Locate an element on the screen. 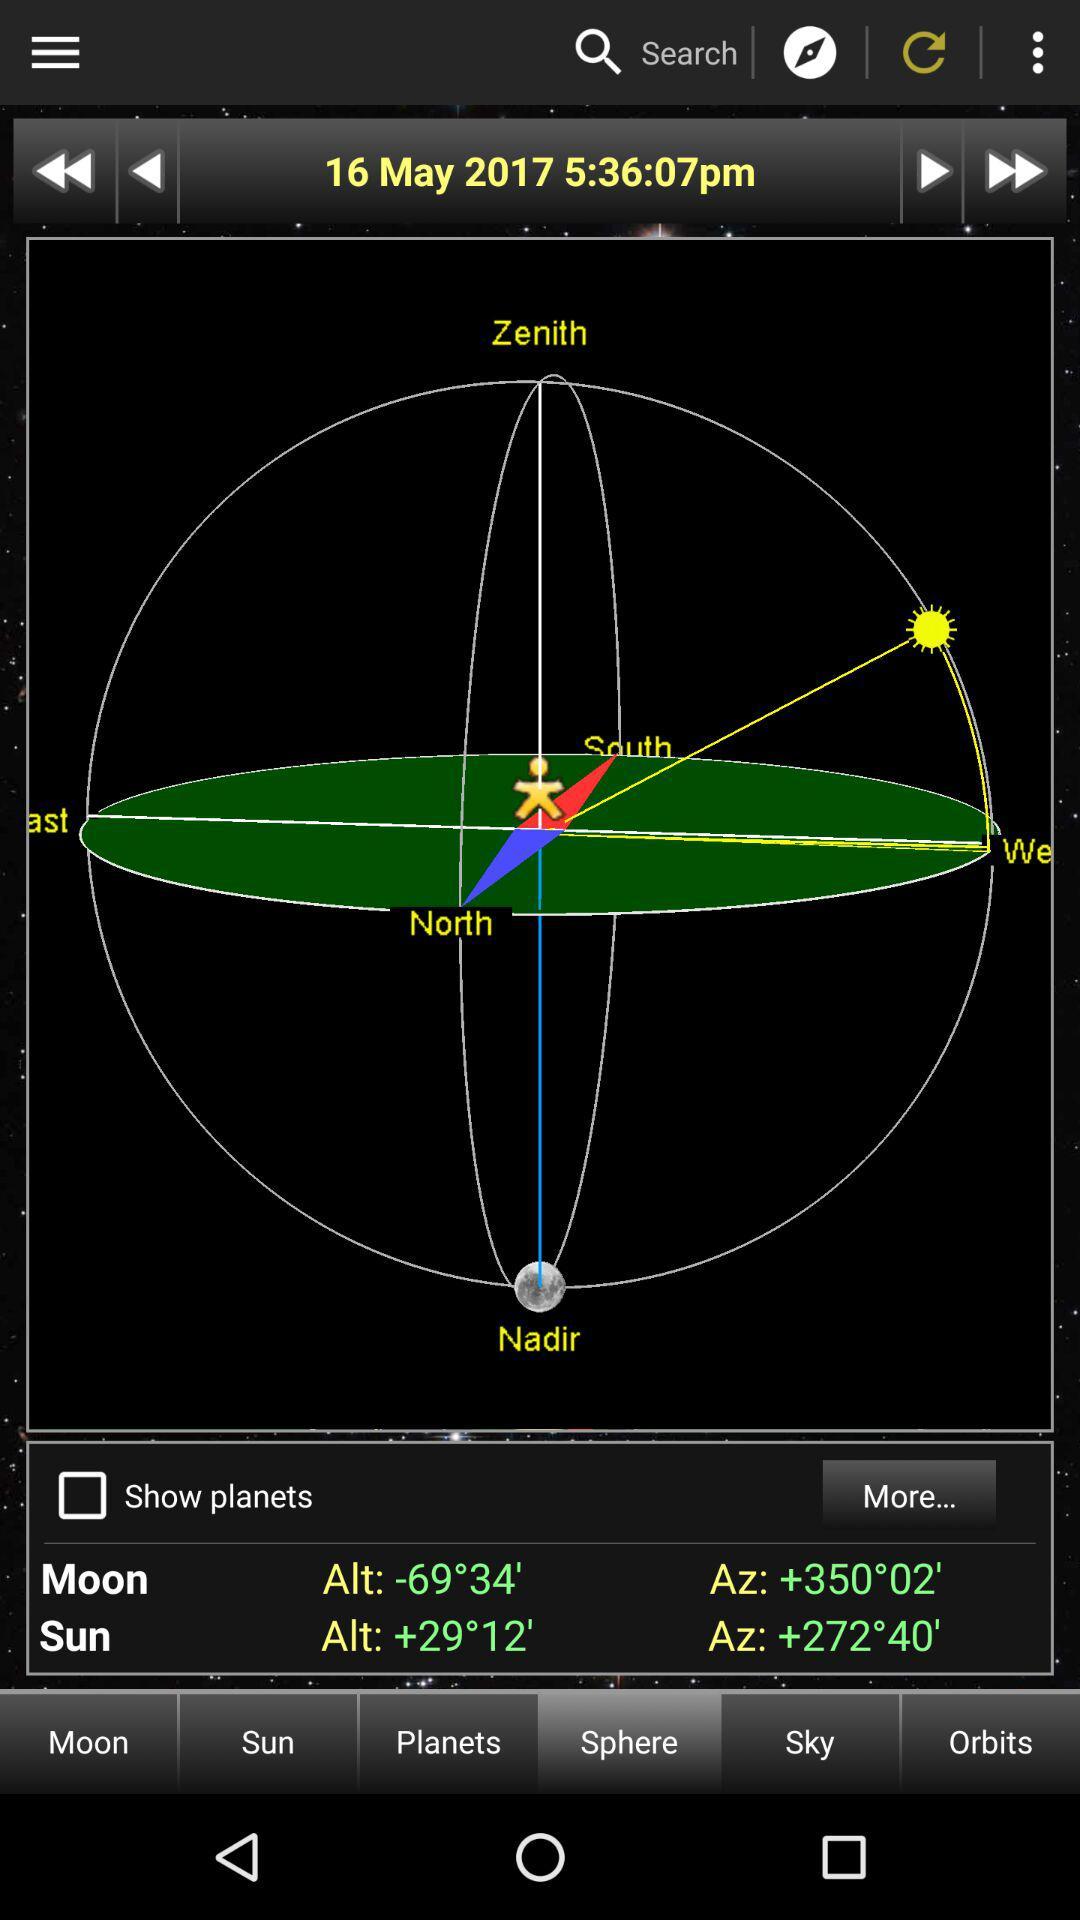 This screenshot has width=1080, height=1920. item above the 5:36:07 app is located at coordinates (688, 52).